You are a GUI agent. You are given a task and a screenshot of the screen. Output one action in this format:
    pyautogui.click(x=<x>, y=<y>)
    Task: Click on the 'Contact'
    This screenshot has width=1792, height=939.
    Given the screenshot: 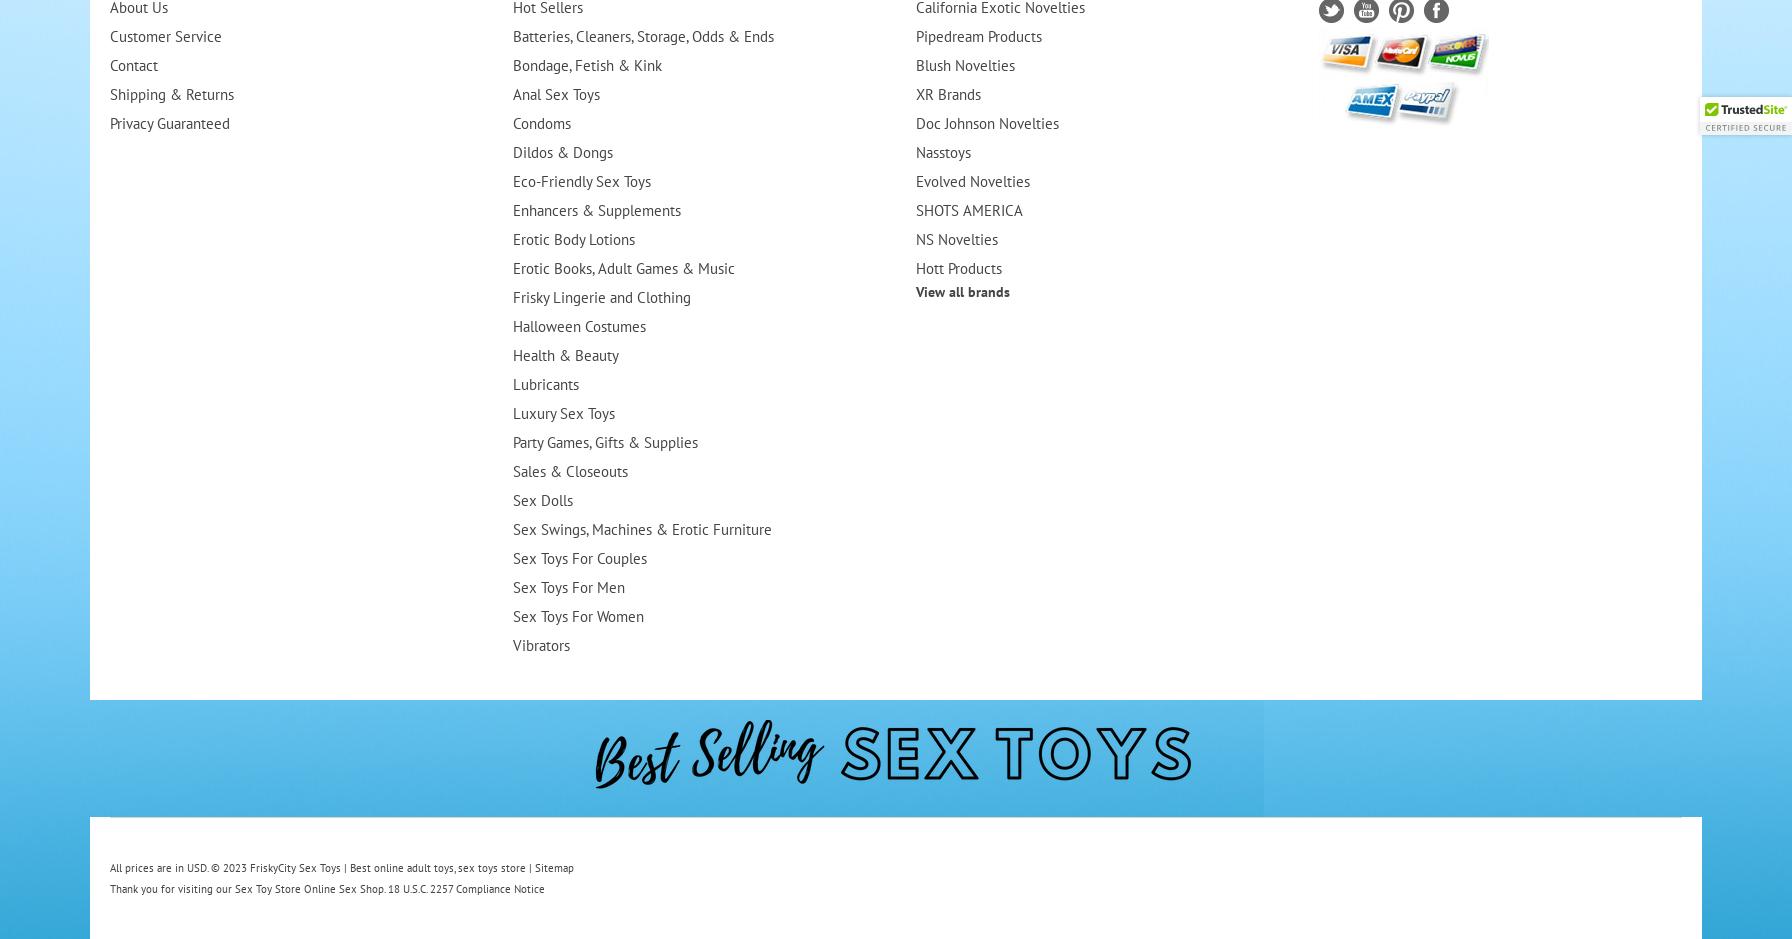 What is the action you would take?
    pyautogui.click(x=108, y=64)
    